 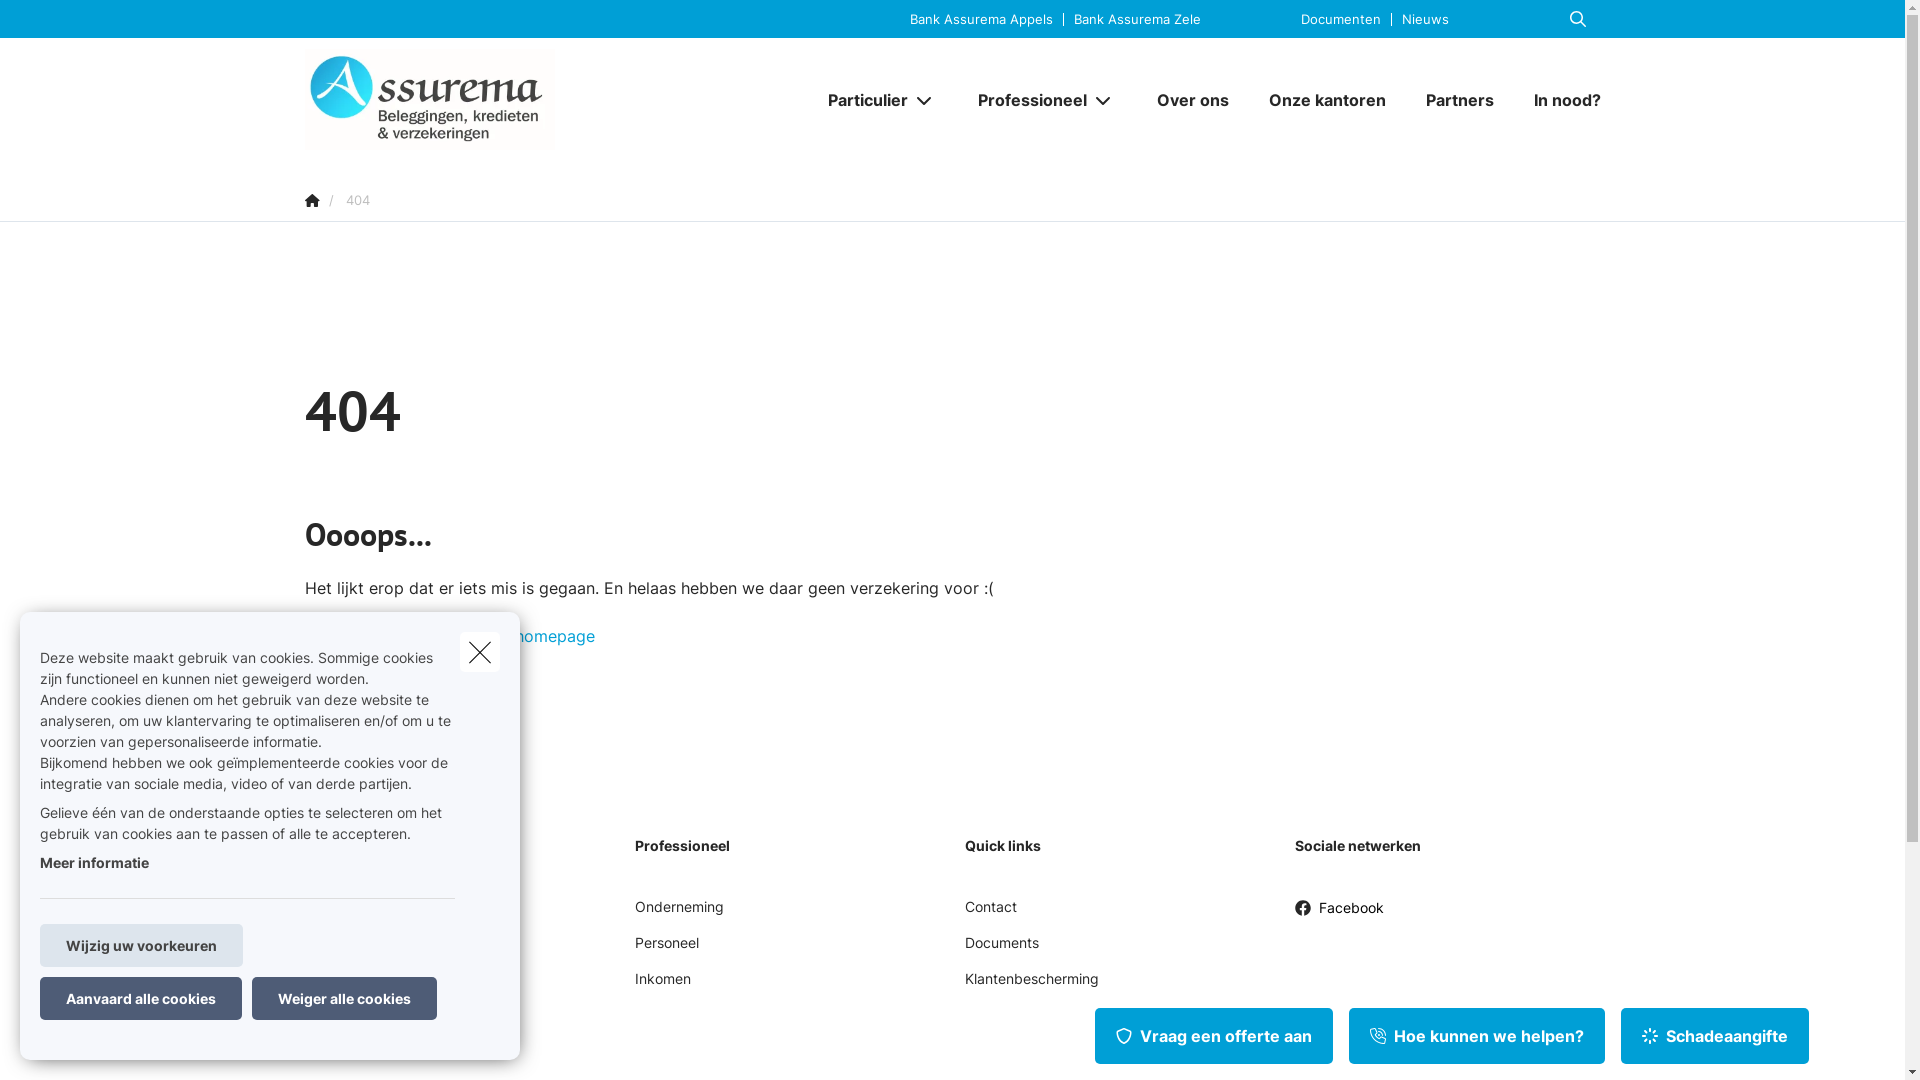 I want to click on 'Professioneel', so click(x=957, y=100).